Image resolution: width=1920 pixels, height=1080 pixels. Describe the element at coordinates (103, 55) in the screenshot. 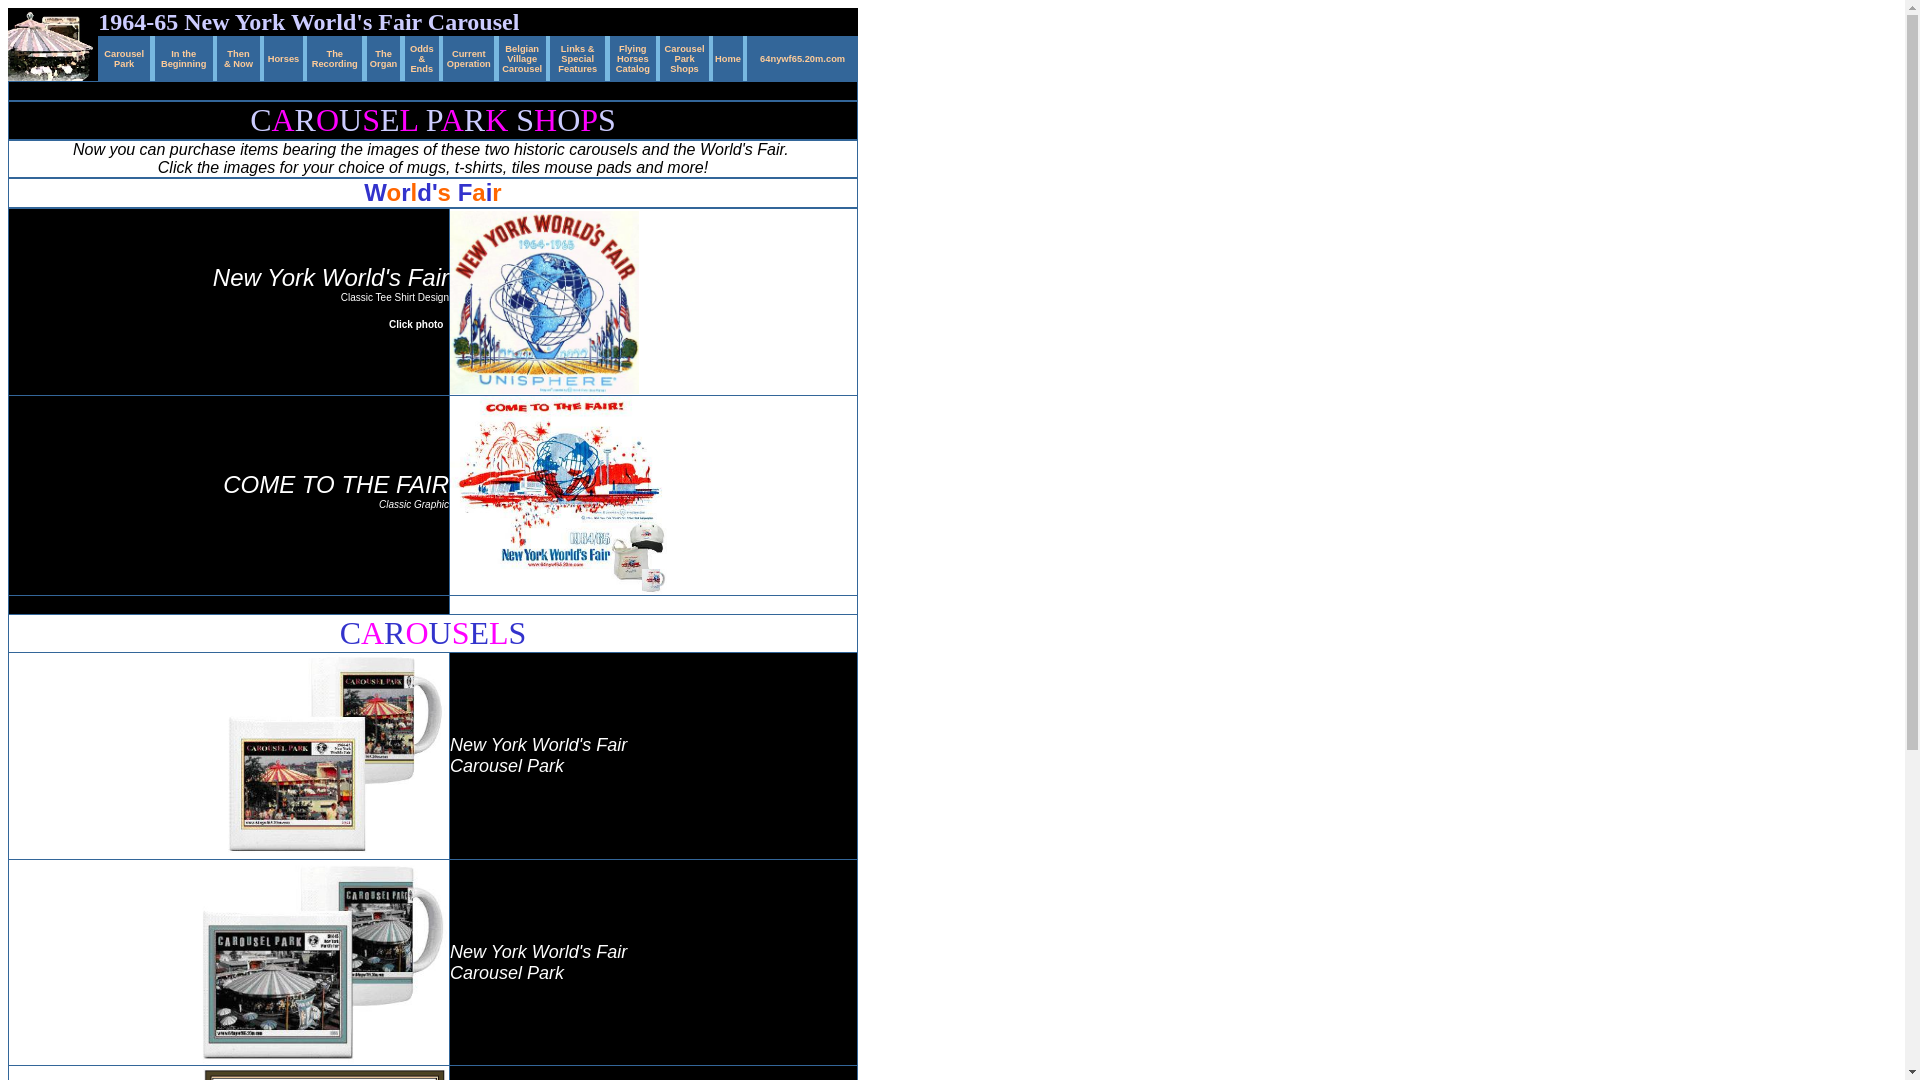

I see `'Carousel` at that location.